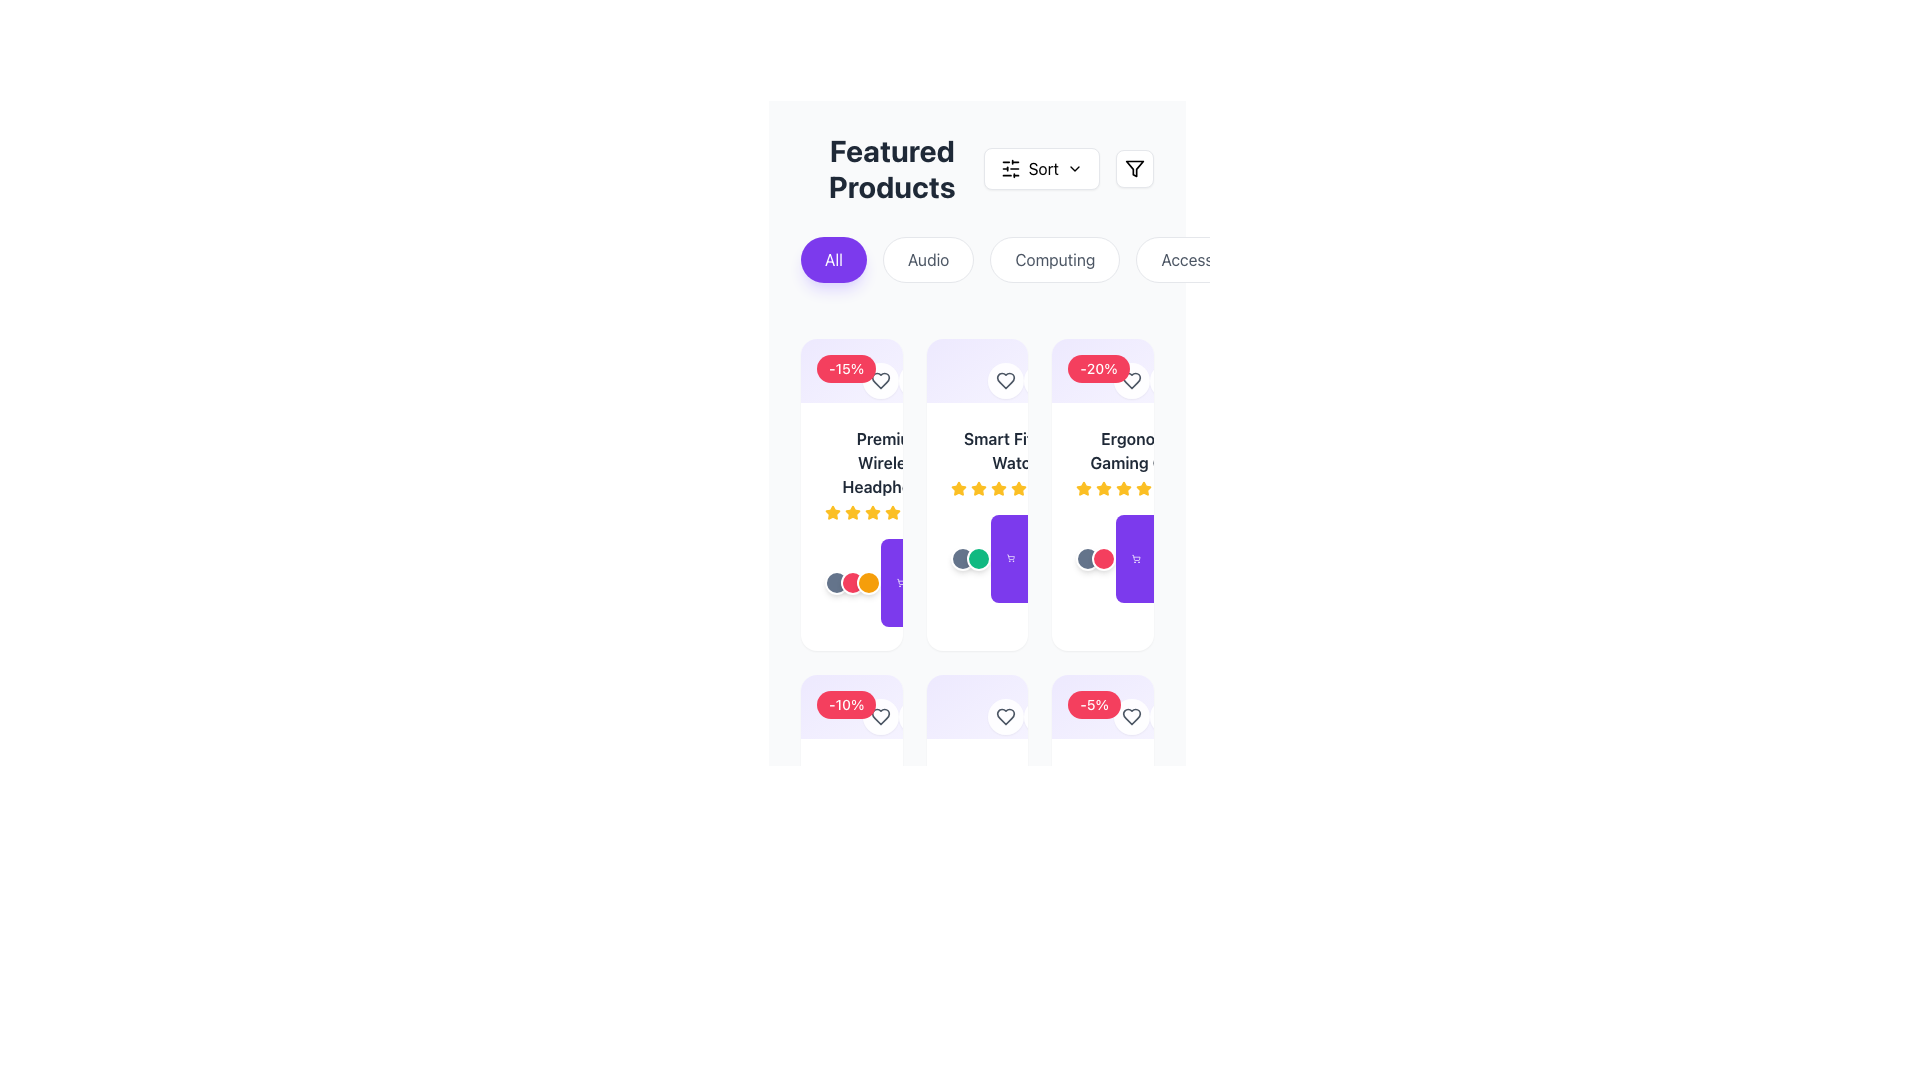 The width and height of the screenshot is (1920, 1080). Describe the element at coordinates (998, 488) in the screenshot. I see `the visual representation of the second star icon (Rating Indicator) located under the 'Smart Fit Watch' product name` at that location.